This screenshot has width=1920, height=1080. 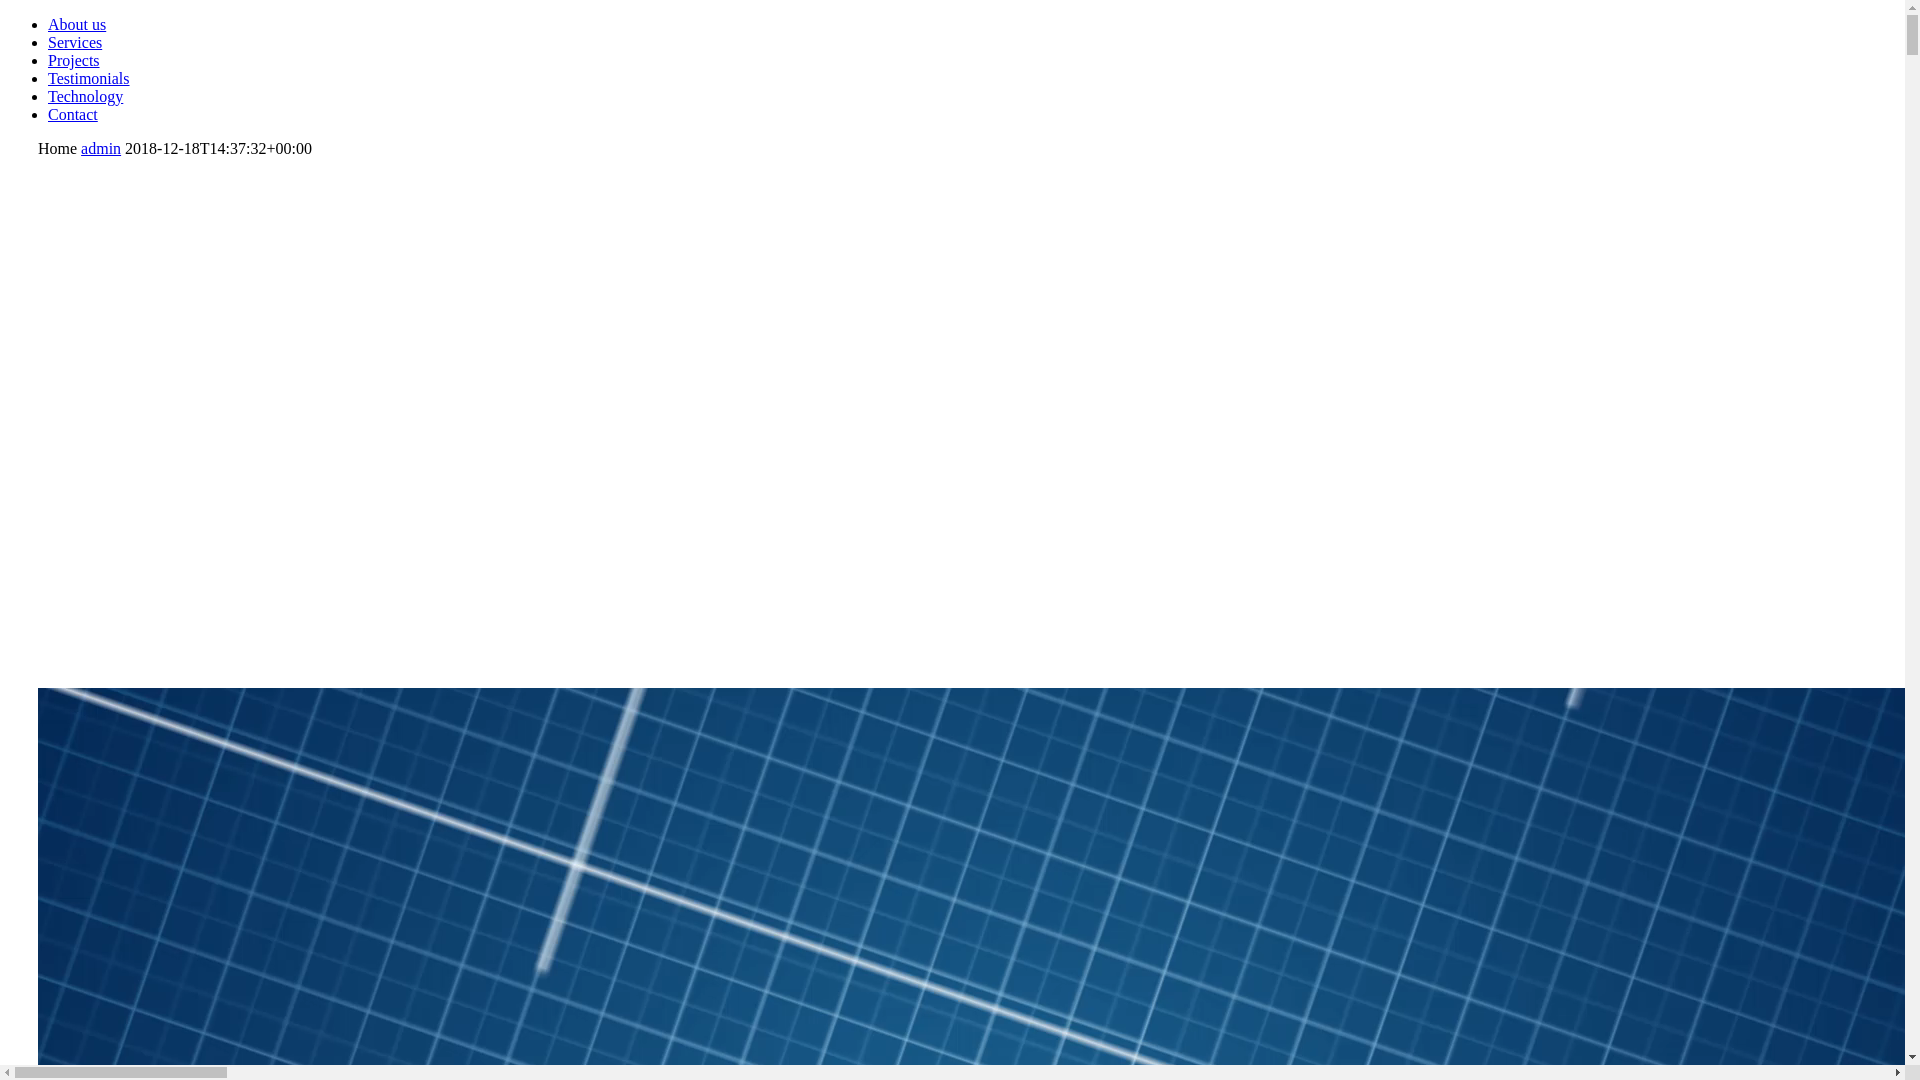 What do you see at coordinates (48, 96) in the screenshot?
I see `'Technology'` at bounding box center [48, 96].